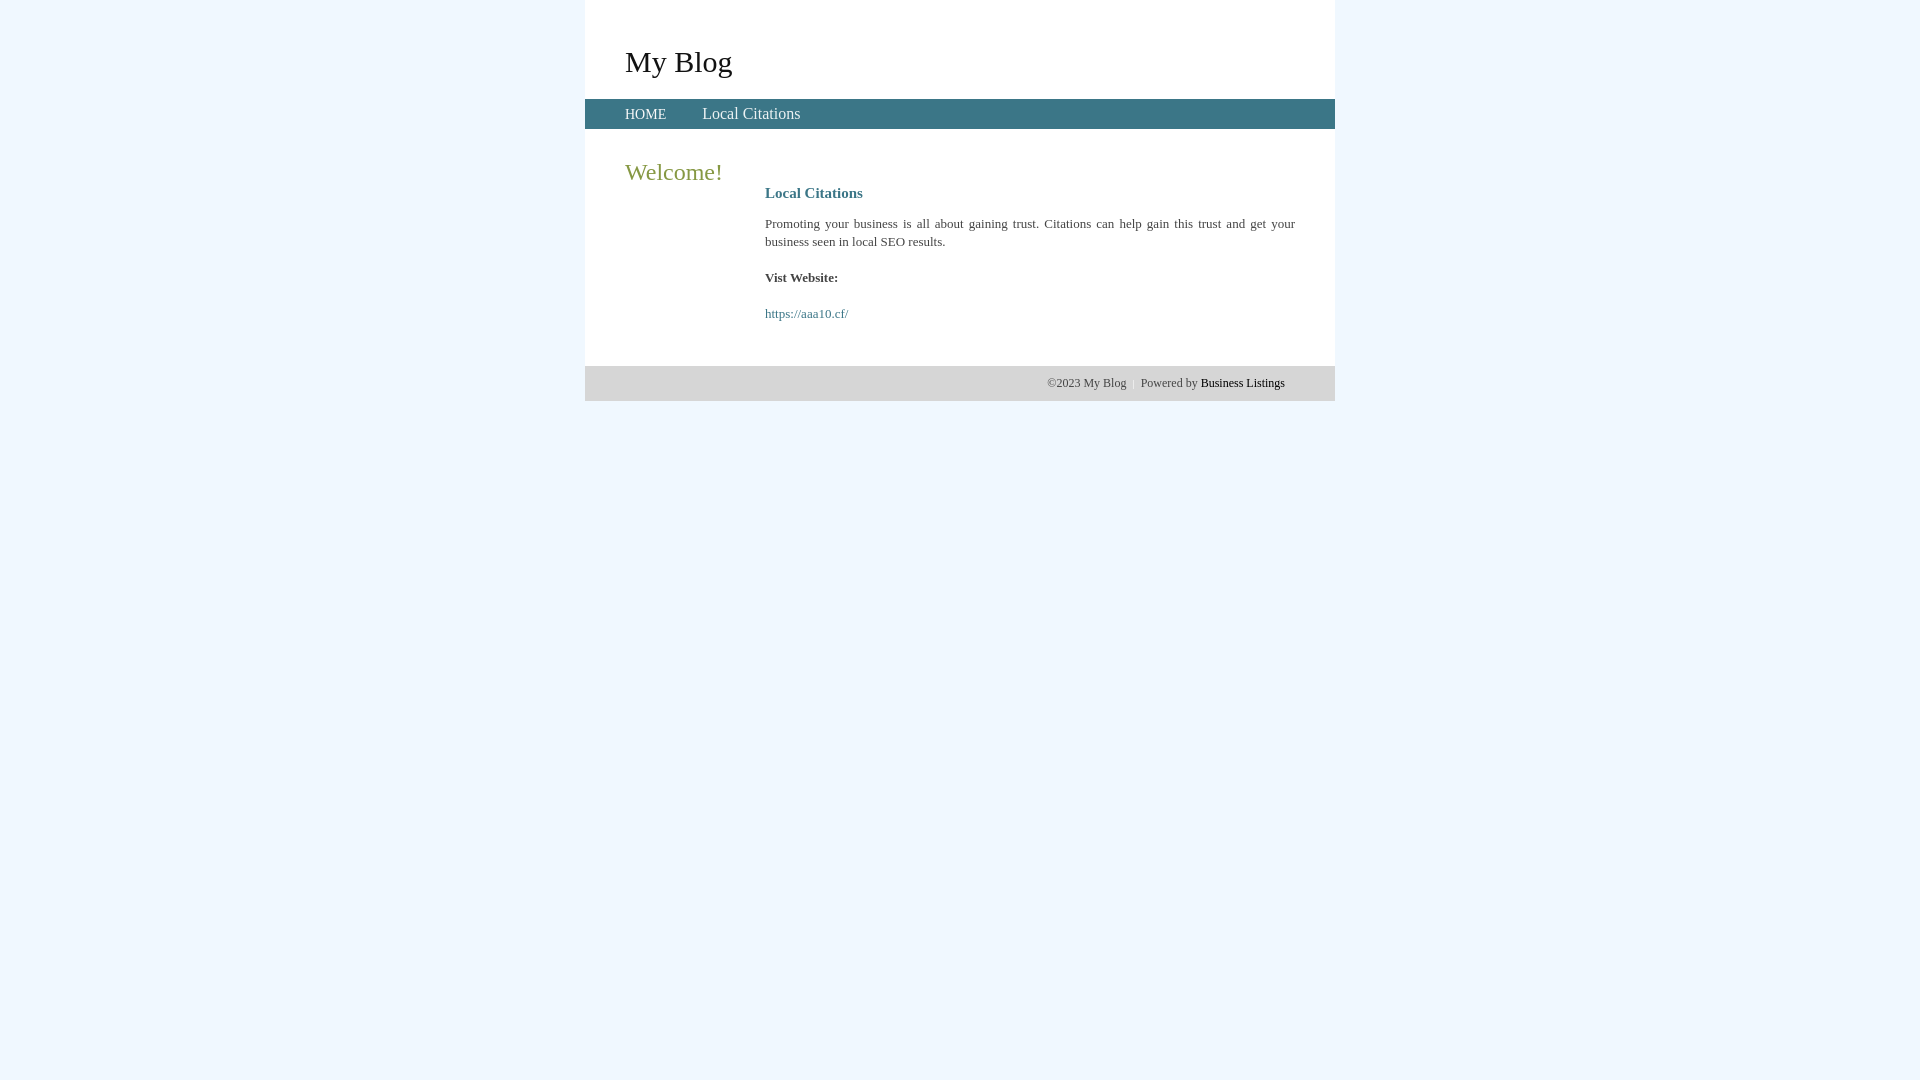  Describe the element at coordinates (1200, 382) in the screenshot. I see `'Business Listings'` at that location.